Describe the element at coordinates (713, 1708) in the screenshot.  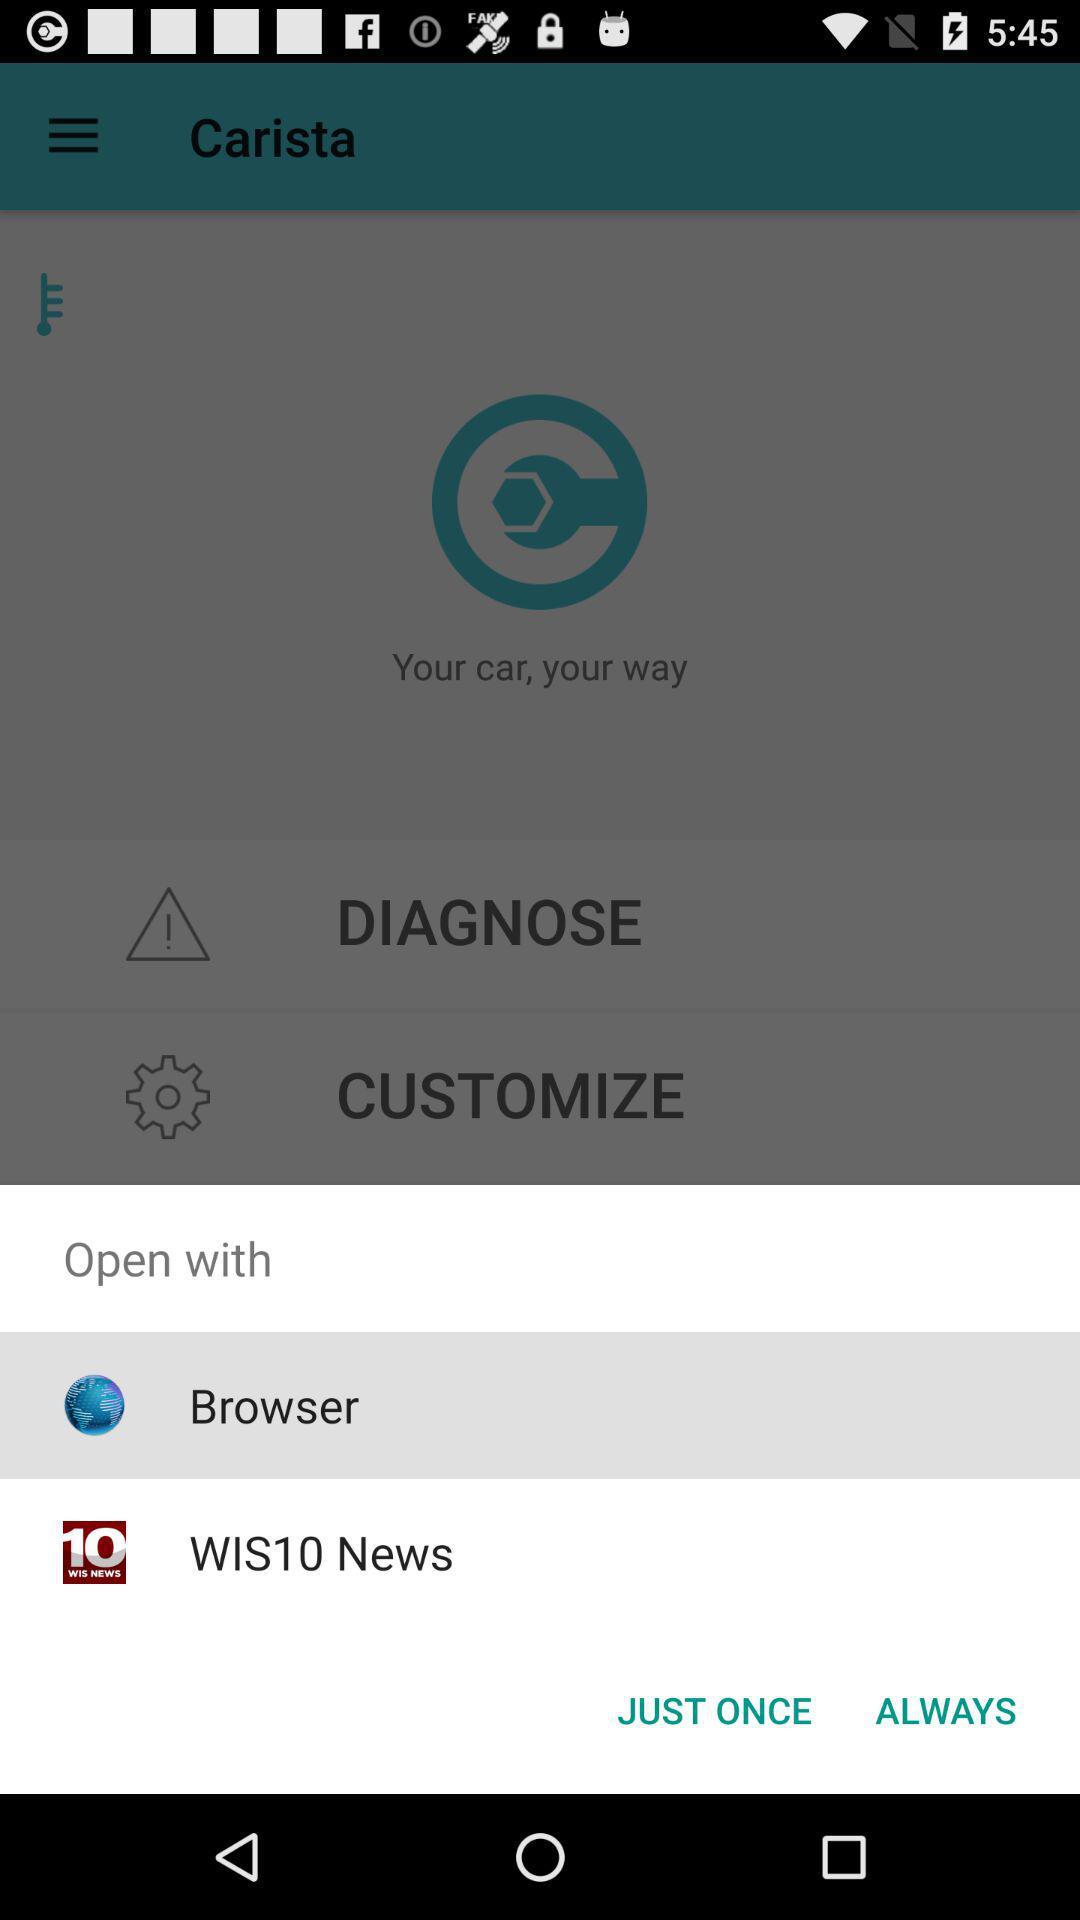
I see `the just once` at that location.